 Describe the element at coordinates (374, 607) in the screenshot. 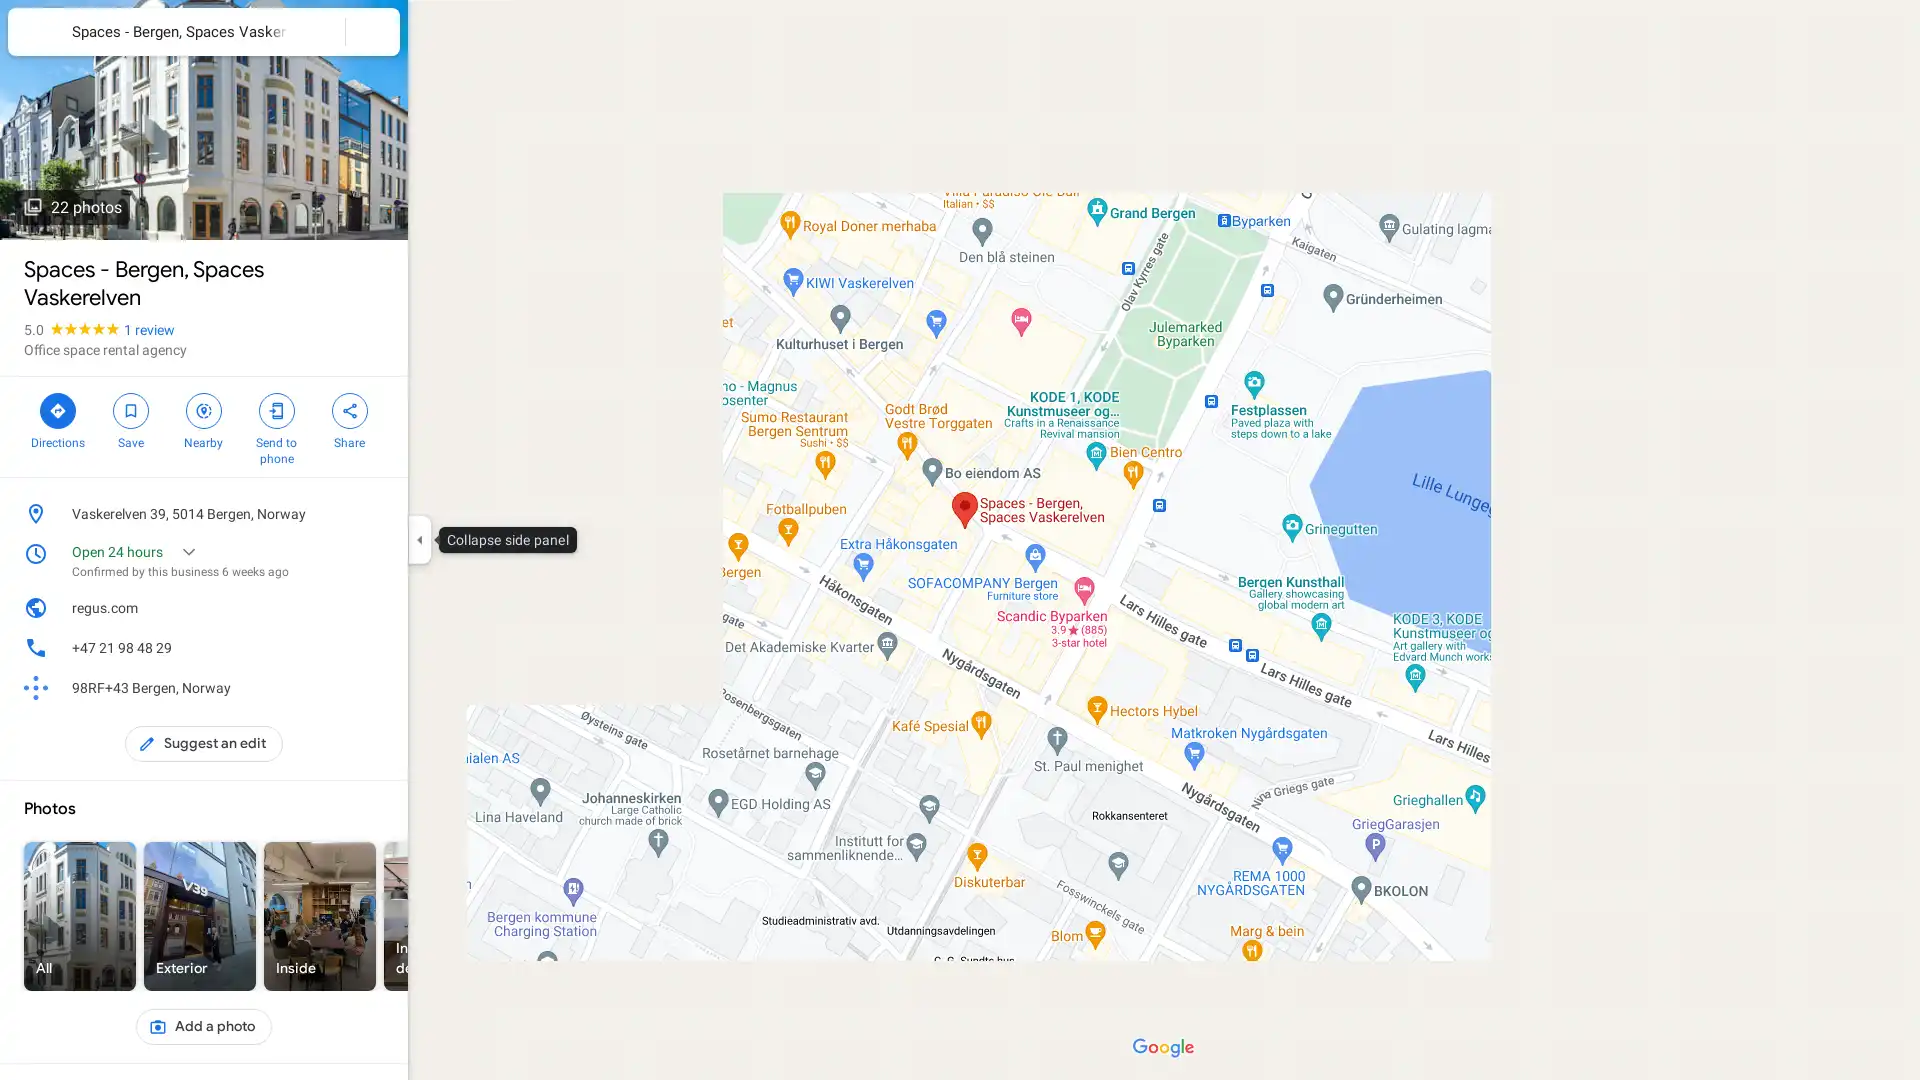

I see `Copy website` at that location.